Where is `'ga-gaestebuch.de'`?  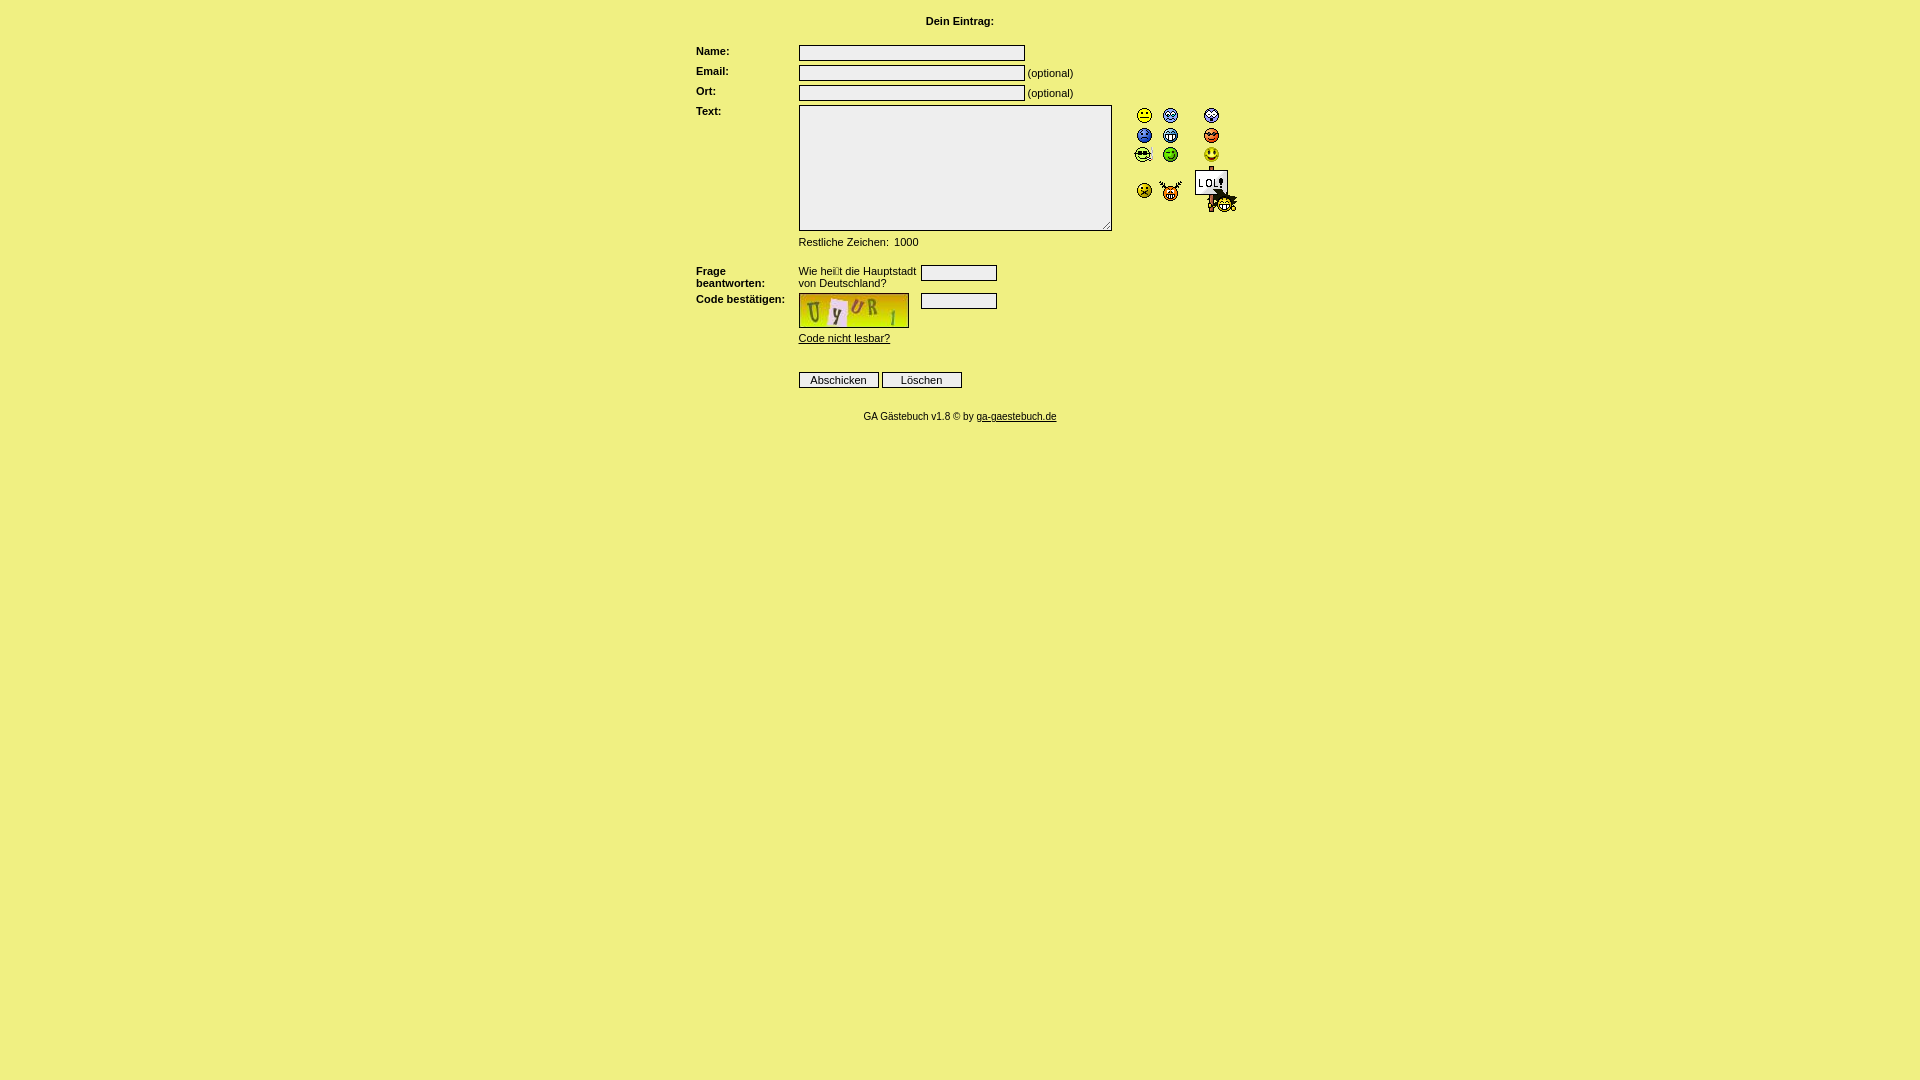
'ga-gaestebuch.de' is located at coordinates (1016, 415).